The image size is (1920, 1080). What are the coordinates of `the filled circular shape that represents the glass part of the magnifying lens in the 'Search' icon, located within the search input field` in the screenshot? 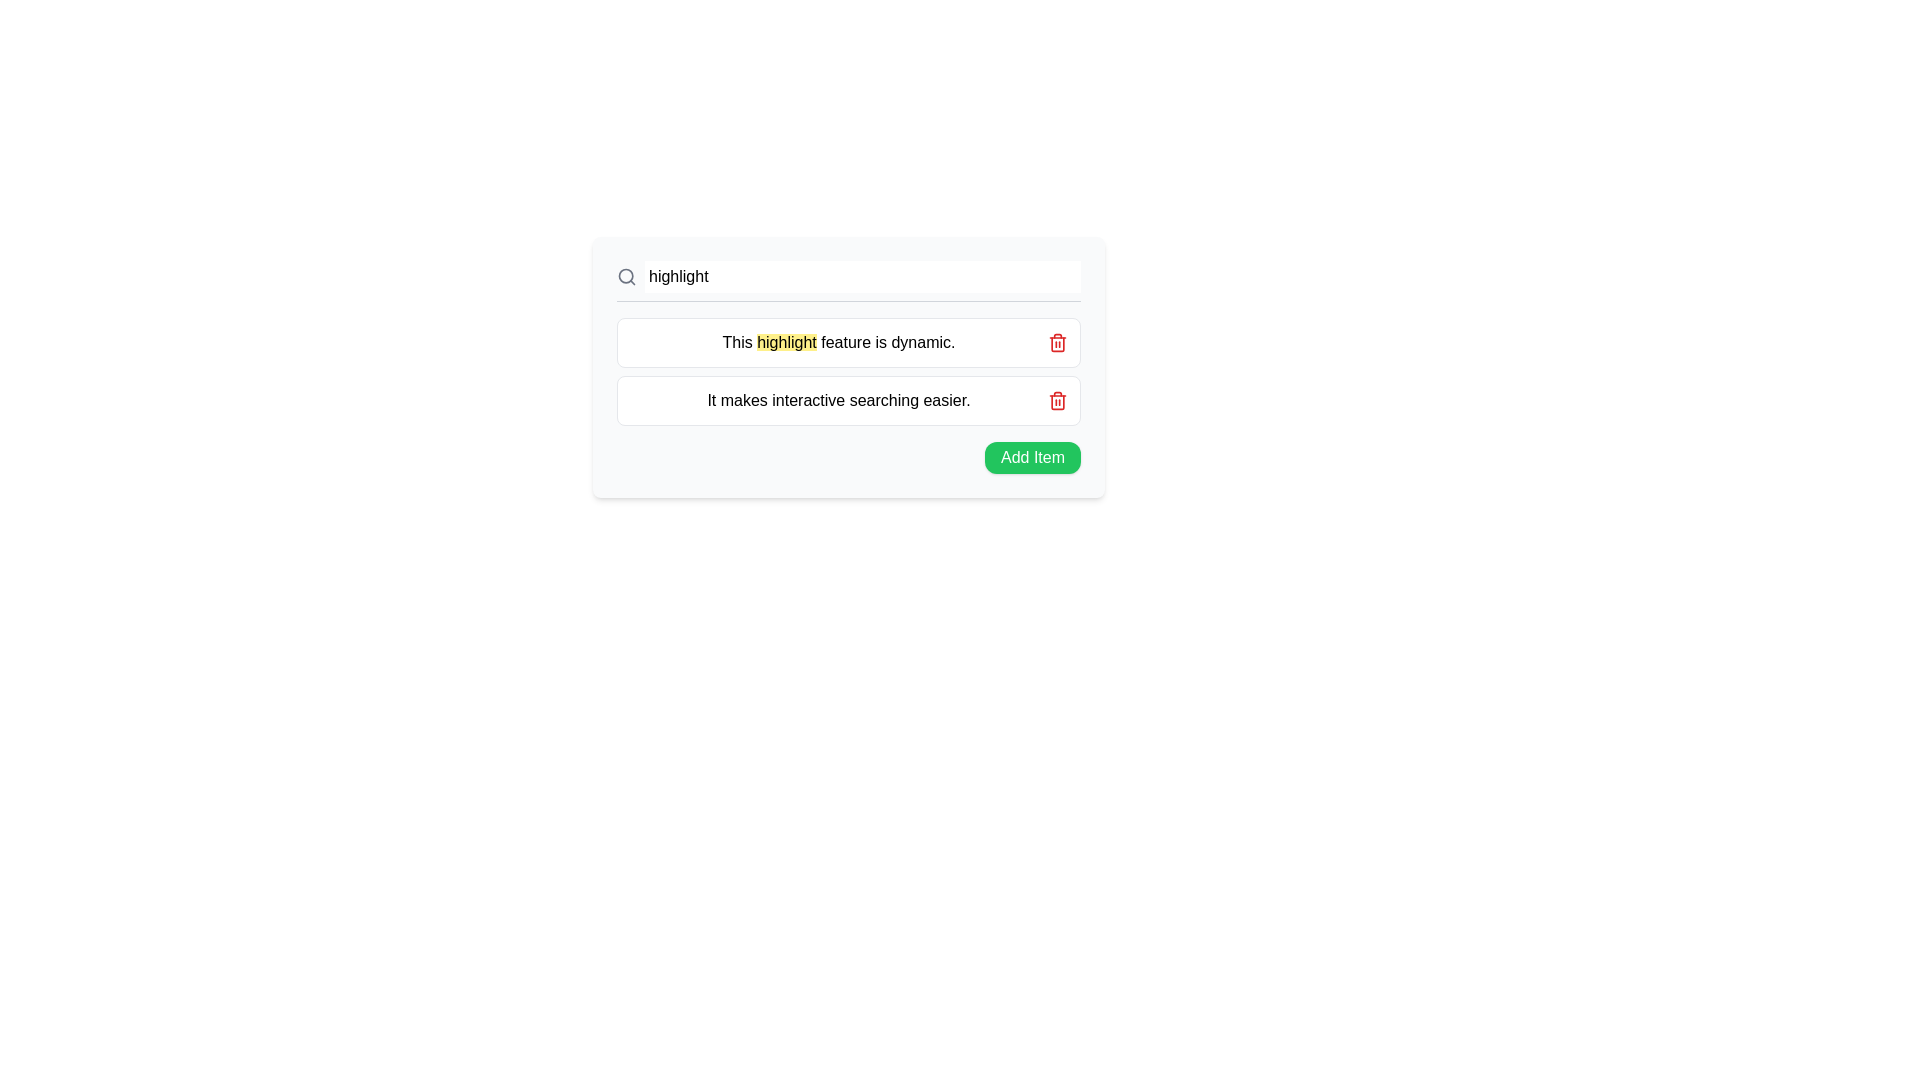 It's located at (625, 276).